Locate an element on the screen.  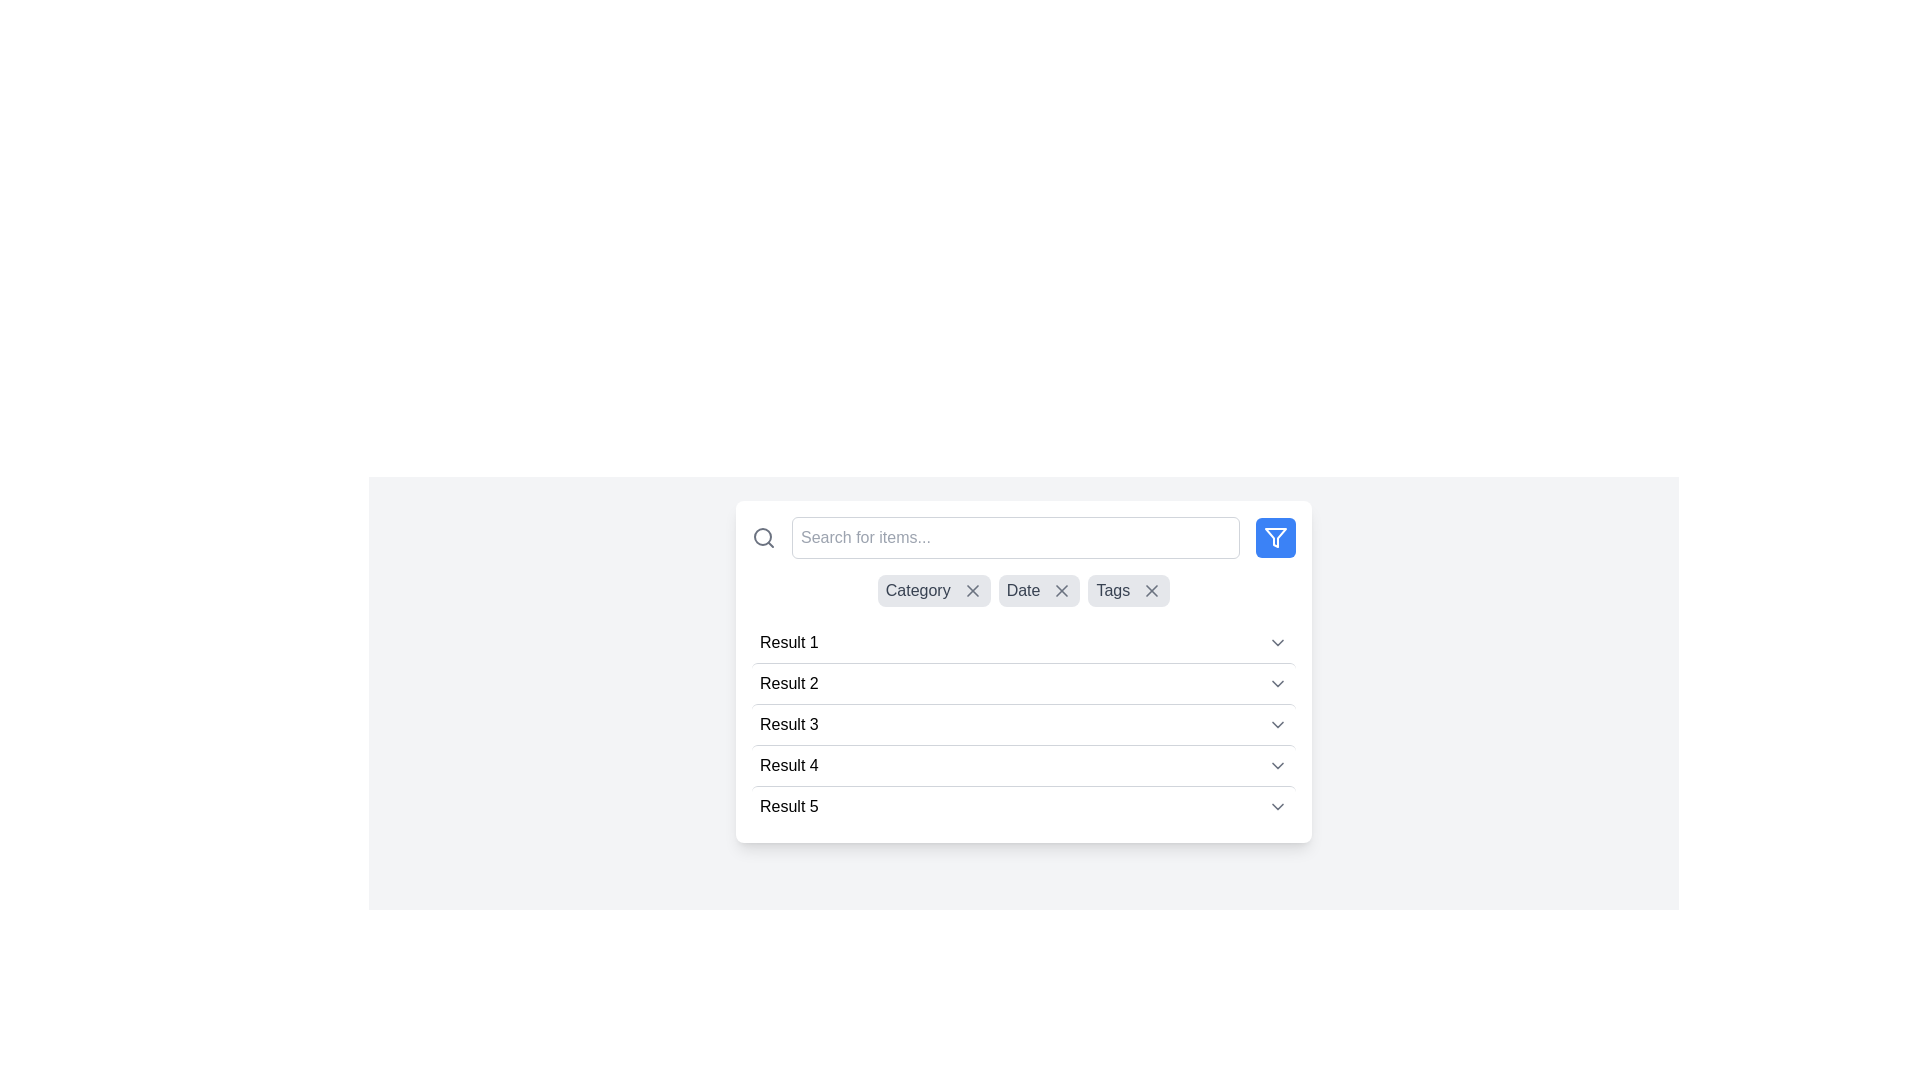
the first interactive collapsible list item located below the search functionality and filters, which expands or collapses is located at coordinates (1023, 643).